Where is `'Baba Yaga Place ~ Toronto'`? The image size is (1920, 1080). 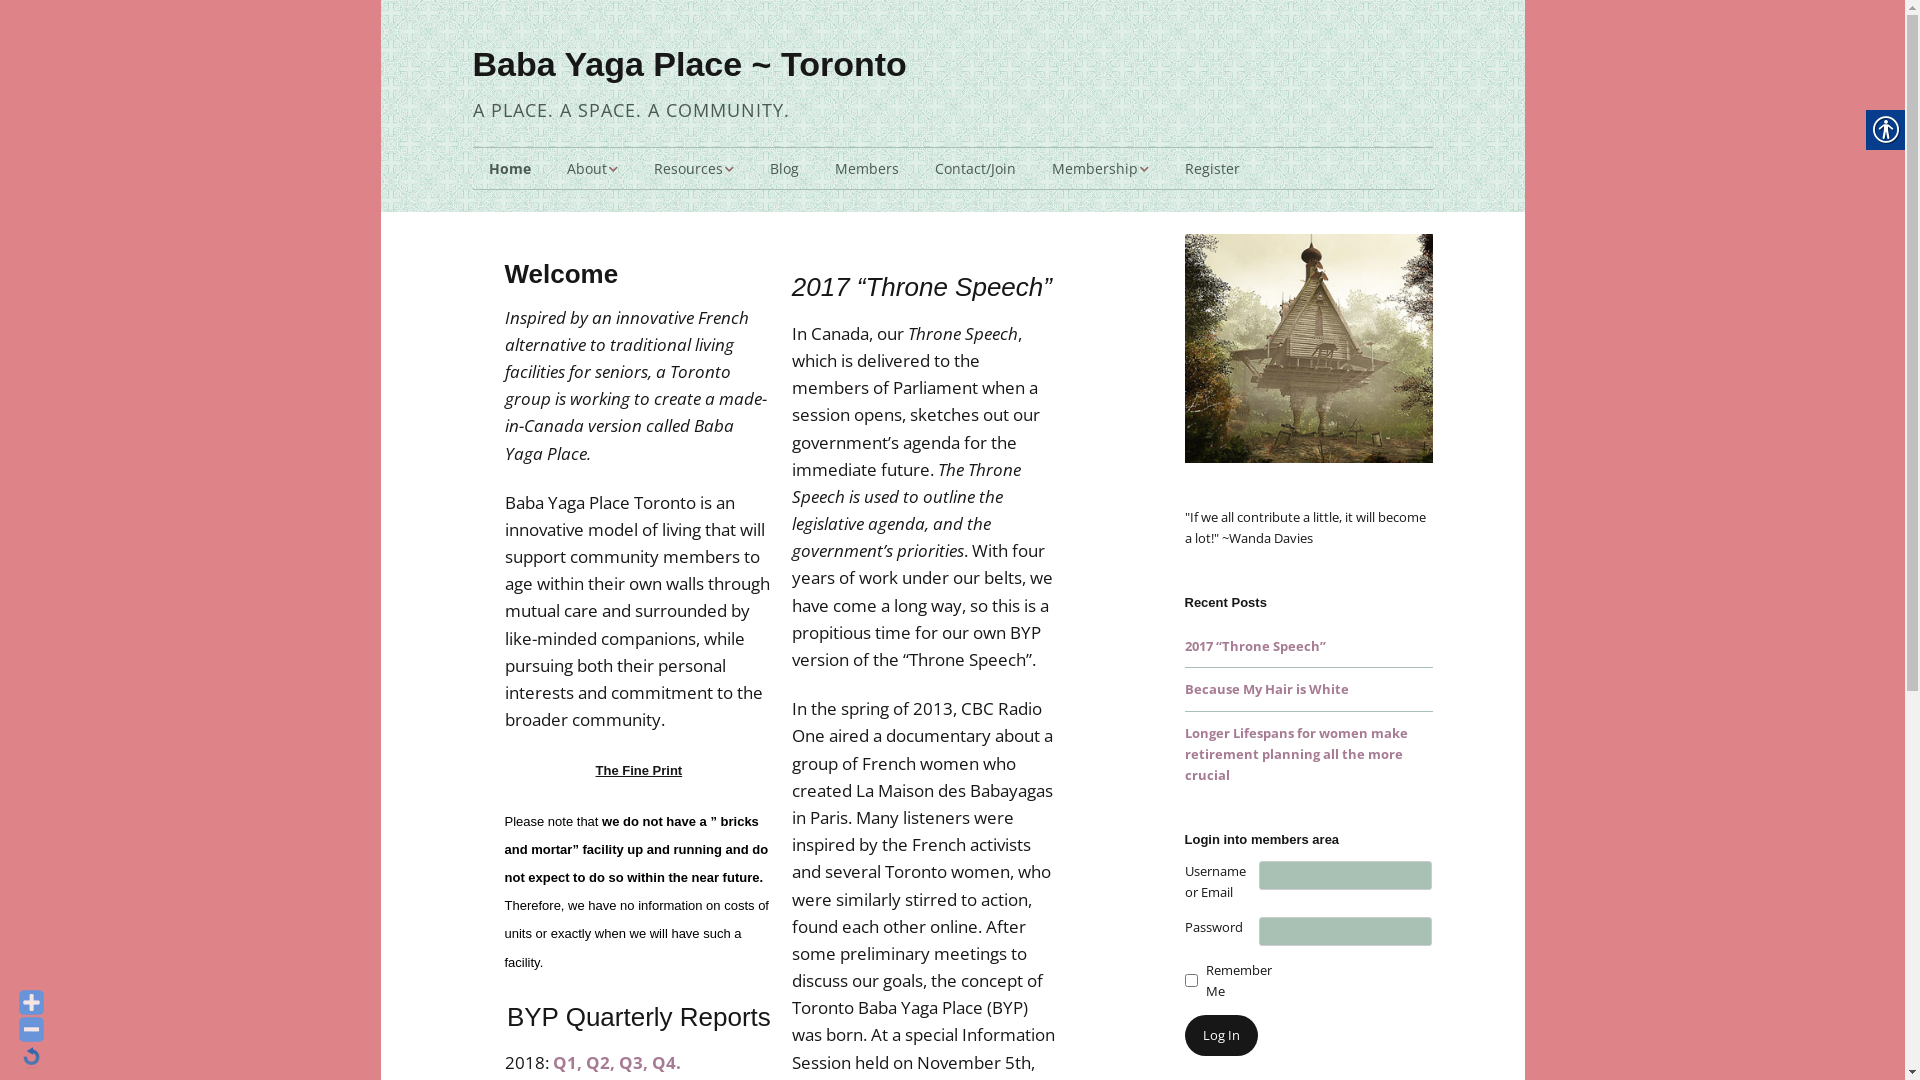
'Baba Yaga Place ~ Toronto' is located at coordinates (689, 63).